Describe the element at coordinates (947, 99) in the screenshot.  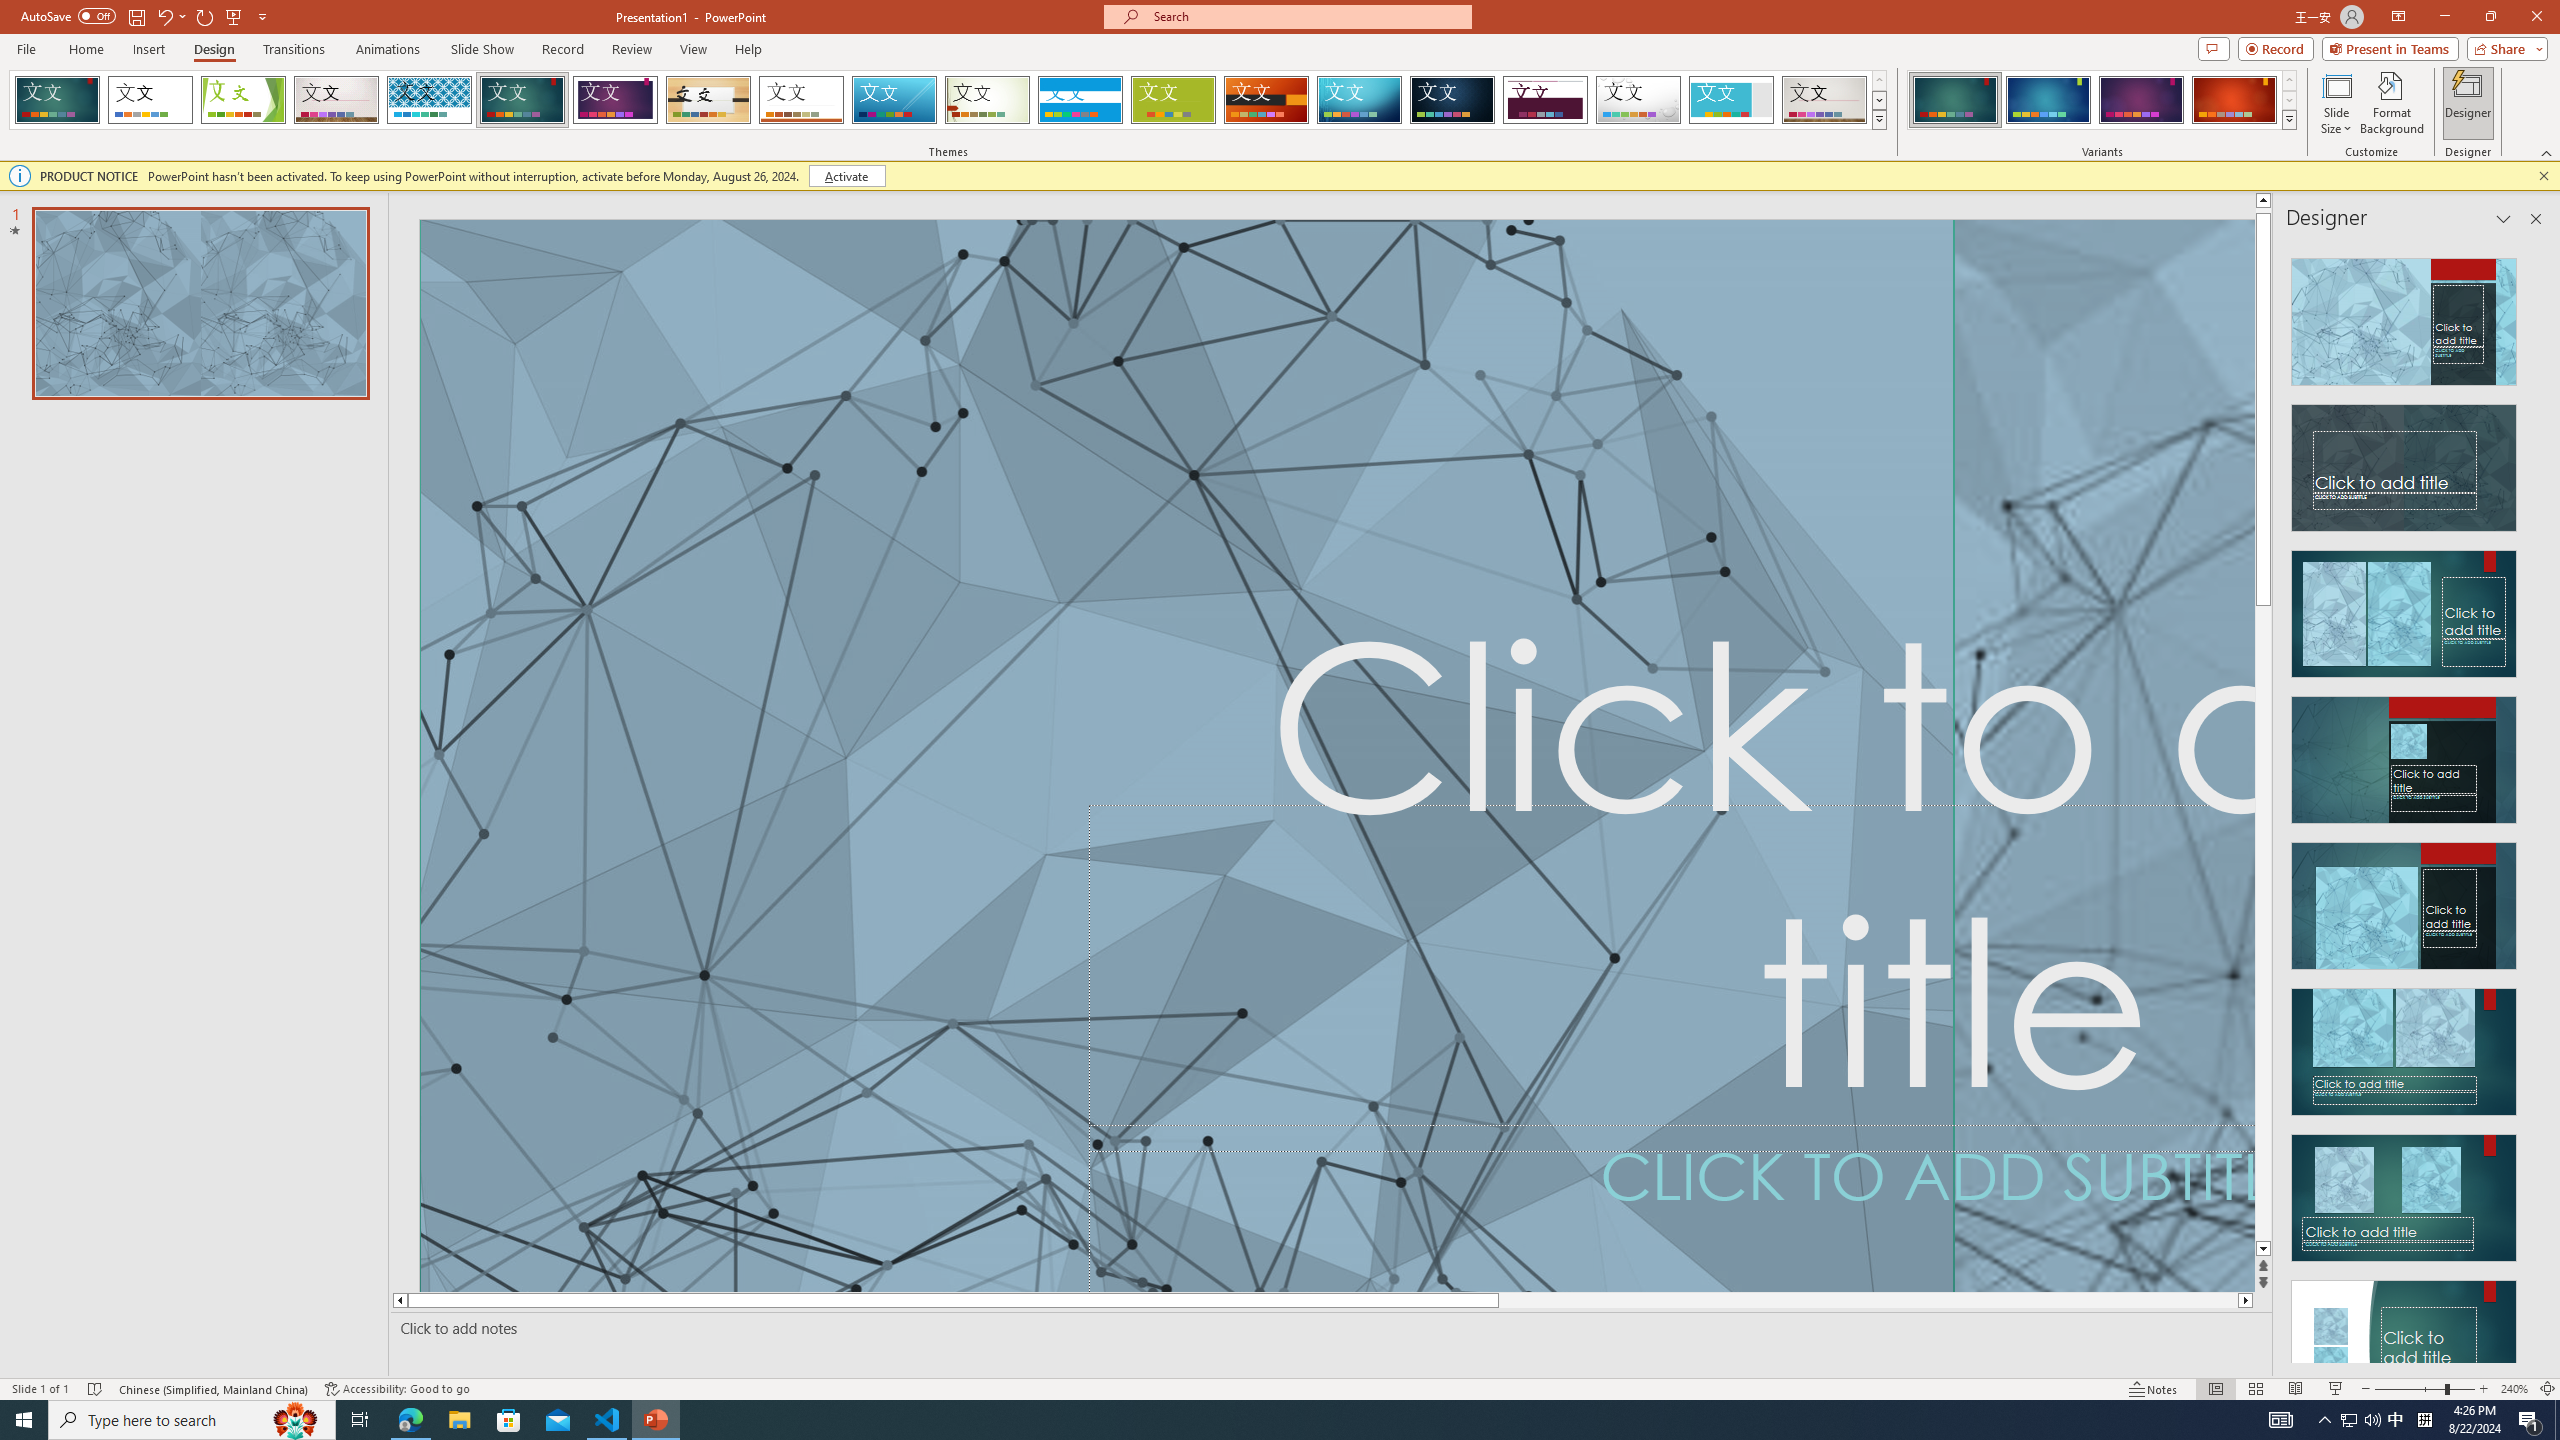
I see `'AutomationID: SlideThemesGallery'` at that location.